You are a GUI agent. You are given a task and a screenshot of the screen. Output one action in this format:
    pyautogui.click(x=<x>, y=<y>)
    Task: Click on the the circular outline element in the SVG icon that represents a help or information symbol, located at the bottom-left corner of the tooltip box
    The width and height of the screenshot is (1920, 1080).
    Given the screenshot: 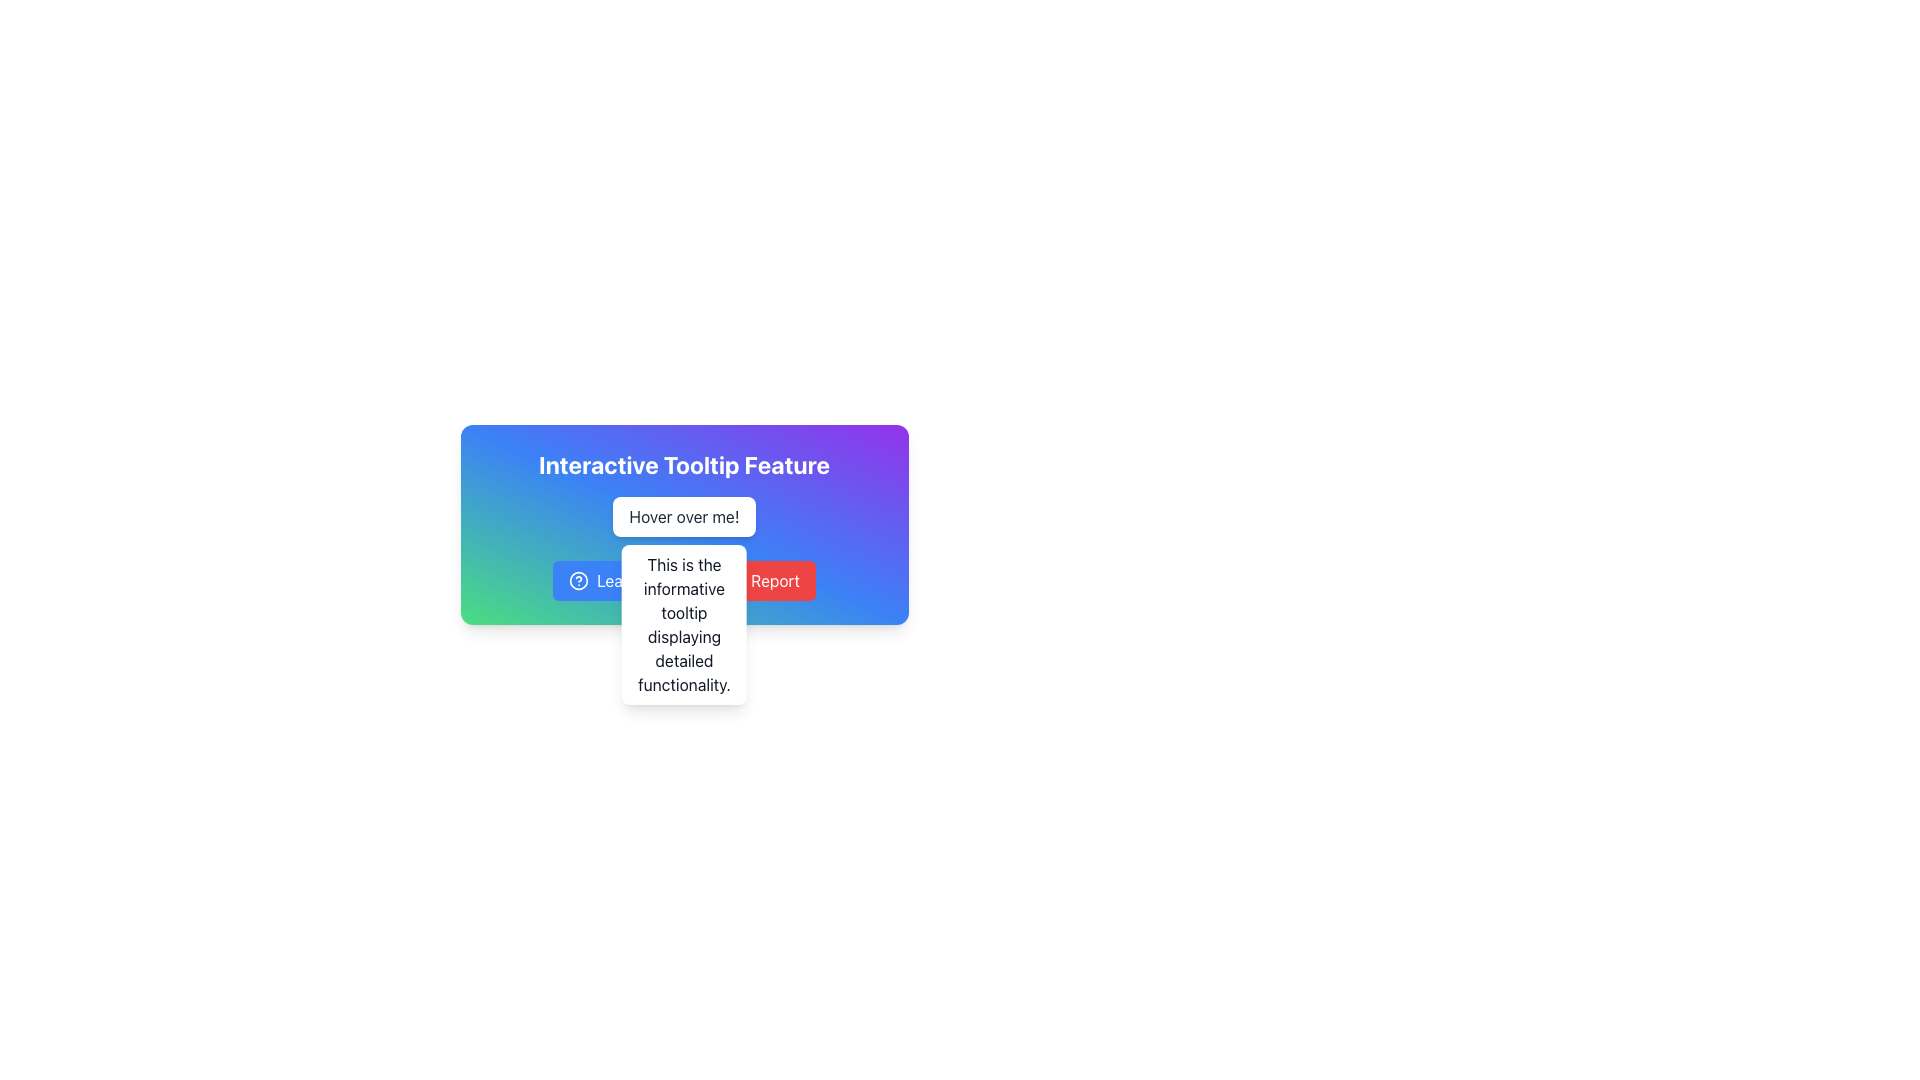 What is the action you would take?
    pyautogui.click(x=732, y=581)
    